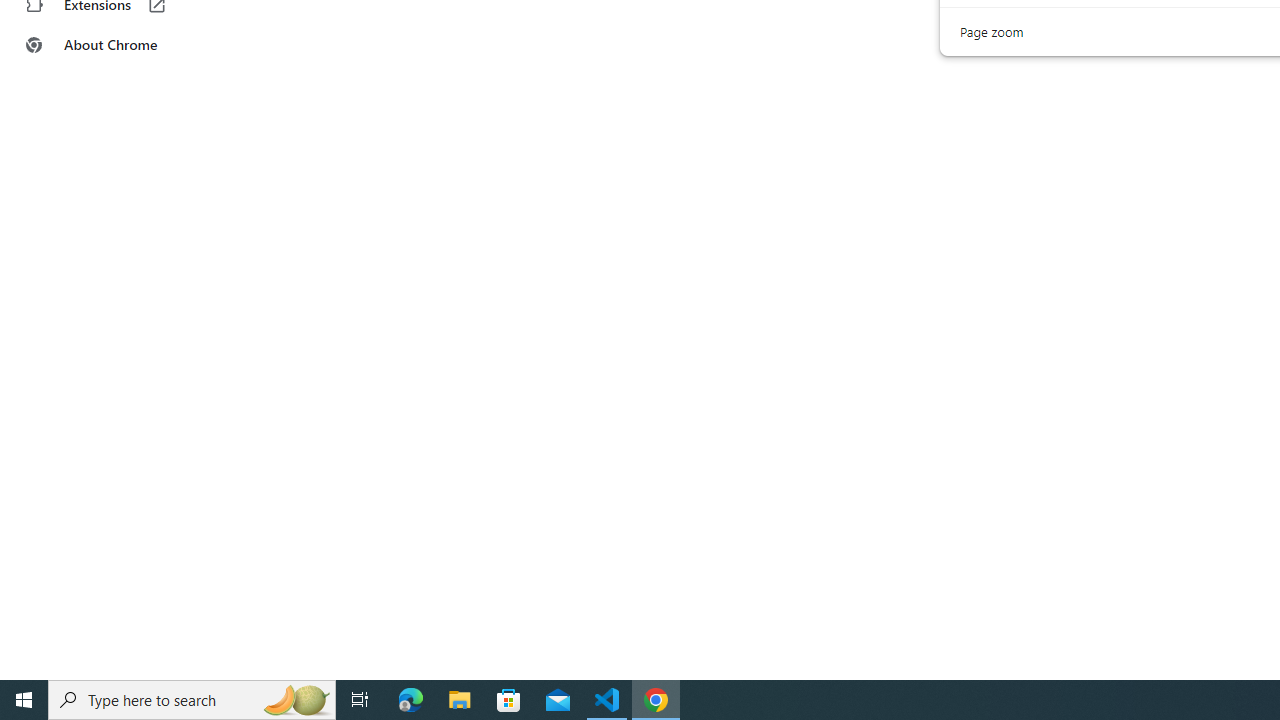 This screenshot has width=1280, height=720. What do you see at coordinates (123, 45) in the screenshot?
I see `'About Chrome'` at bounding box center [123, 45].